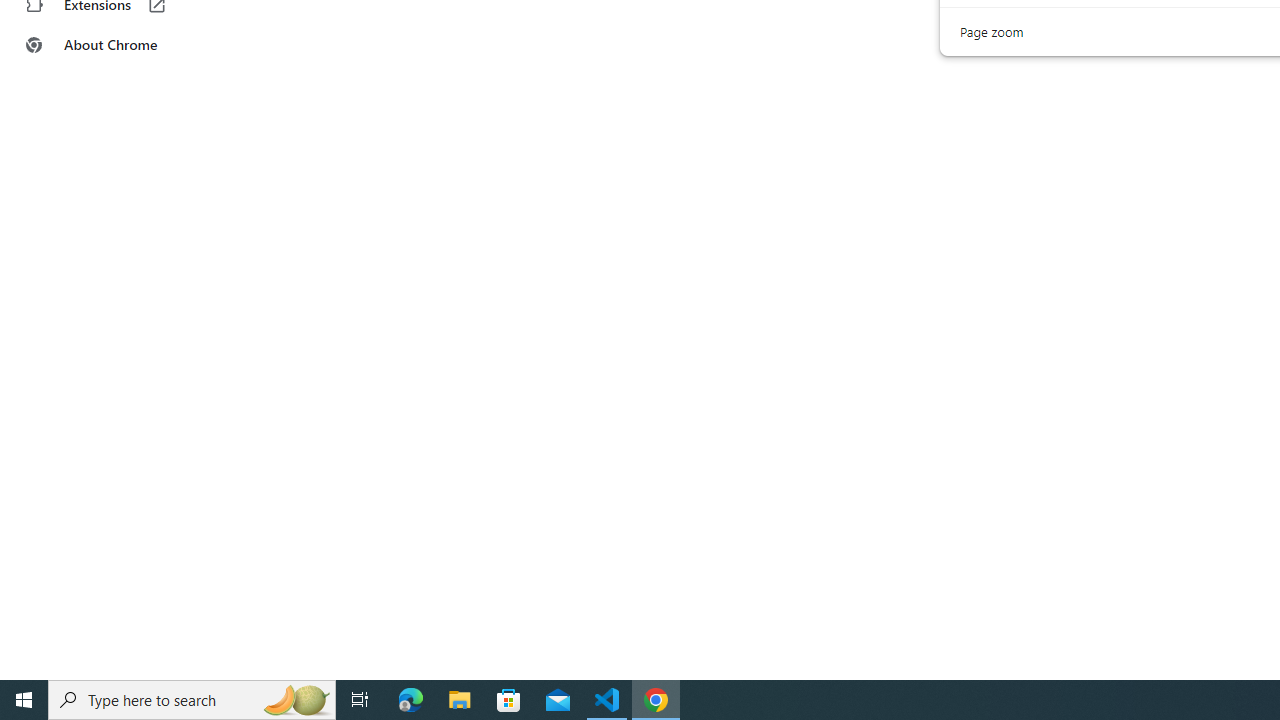 This screenshot has width=1280, height=720. What do you see at coordinates (123, 45) in the screenshot?
I see `'About Chrome'` at bounding box center [123, 45].